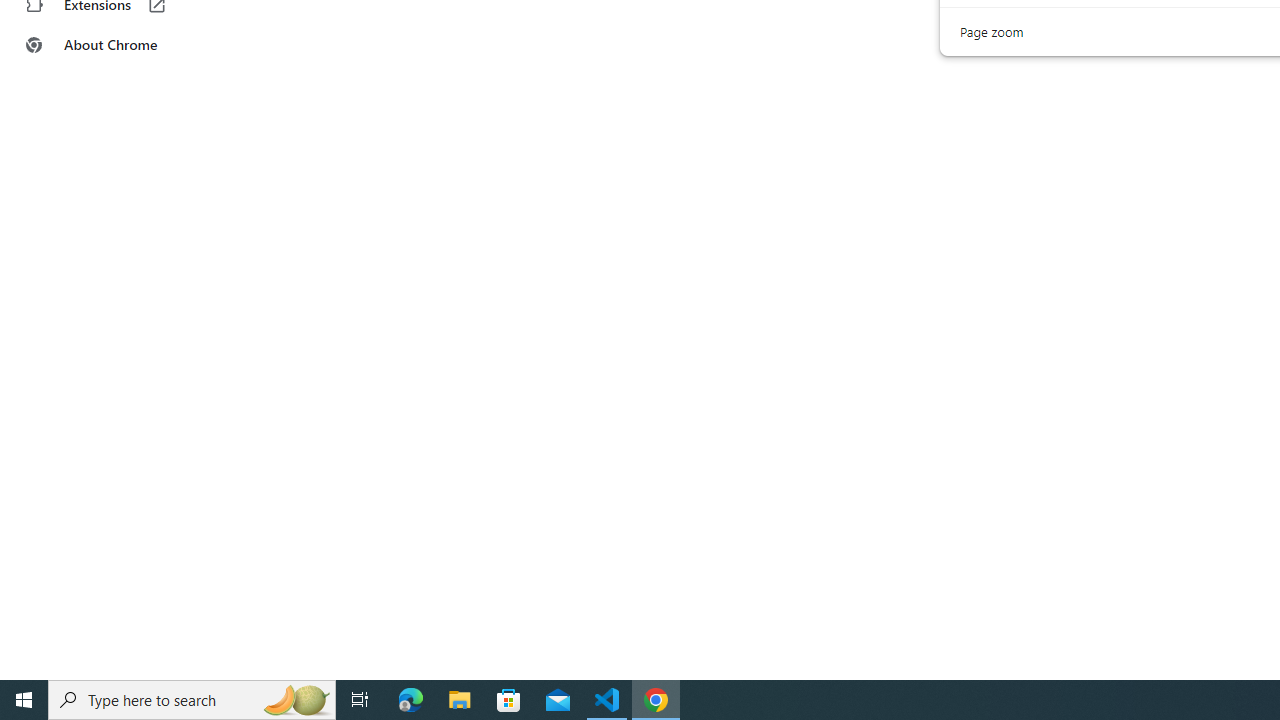 This screenshot has width=1280, height=720. What do you see at coordinates (123, 45) in the screenshot?
I see `'About Chrome'` at bounding box center [123, 45].